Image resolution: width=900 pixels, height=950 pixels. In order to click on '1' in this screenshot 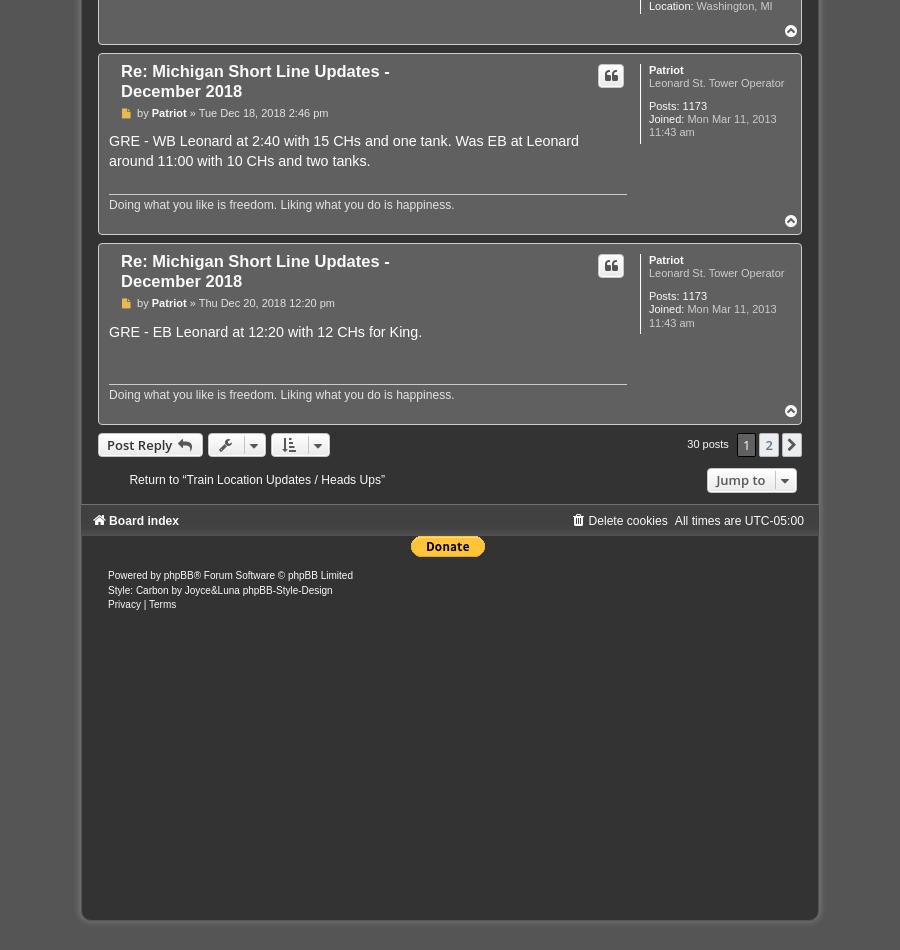, I will do `click(745, 443)`.